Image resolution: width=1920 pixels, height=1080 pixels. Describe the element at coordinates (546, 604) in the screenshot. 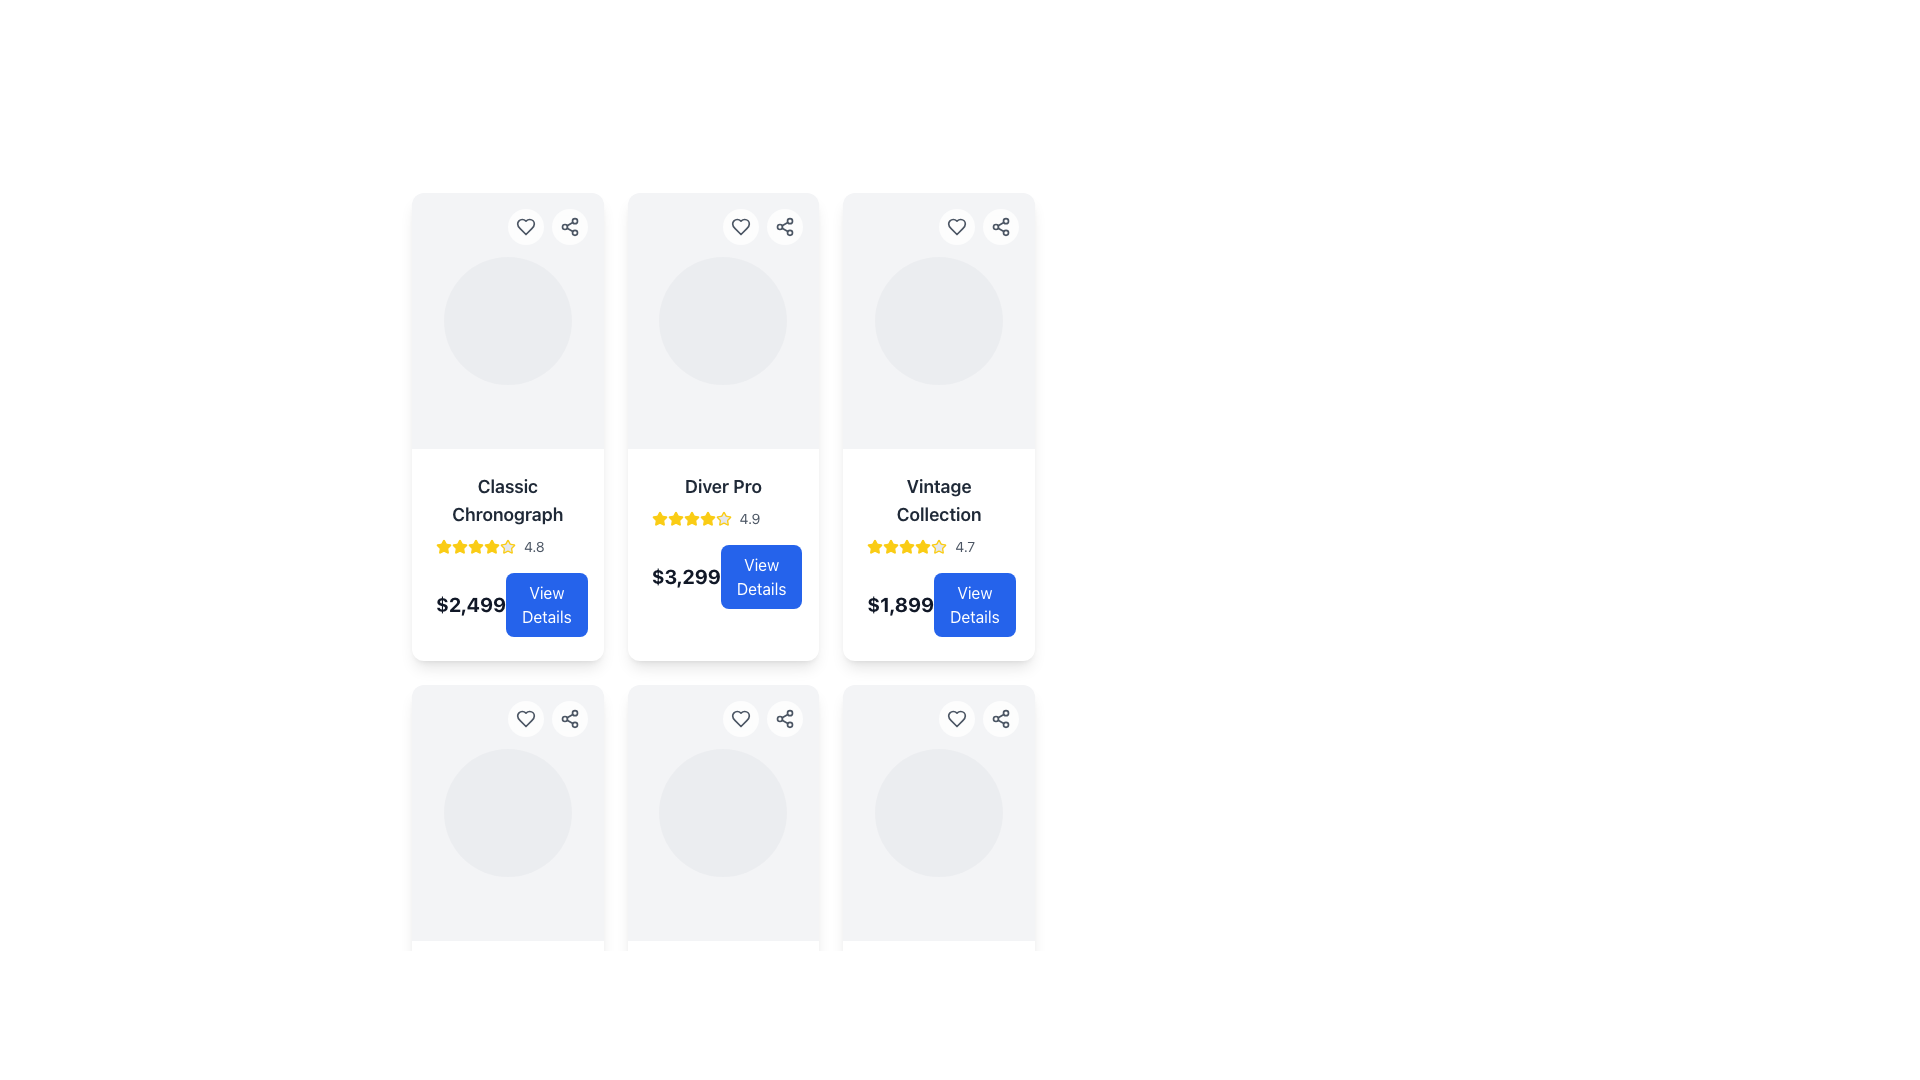

I see `the button located at the lower-right corner of the card displaying information for the 'Classic Chronograph' item` at that location.